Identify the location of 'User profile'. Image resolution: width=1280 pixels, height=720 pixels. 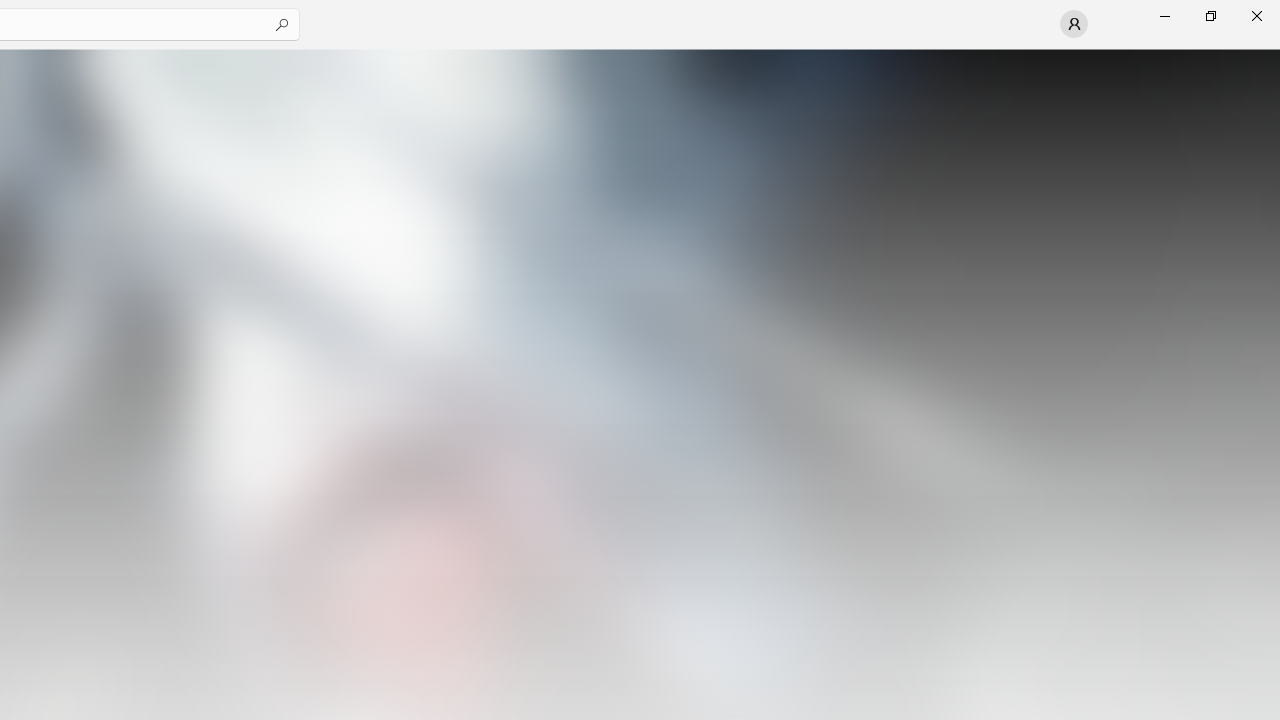
(1072, 24).